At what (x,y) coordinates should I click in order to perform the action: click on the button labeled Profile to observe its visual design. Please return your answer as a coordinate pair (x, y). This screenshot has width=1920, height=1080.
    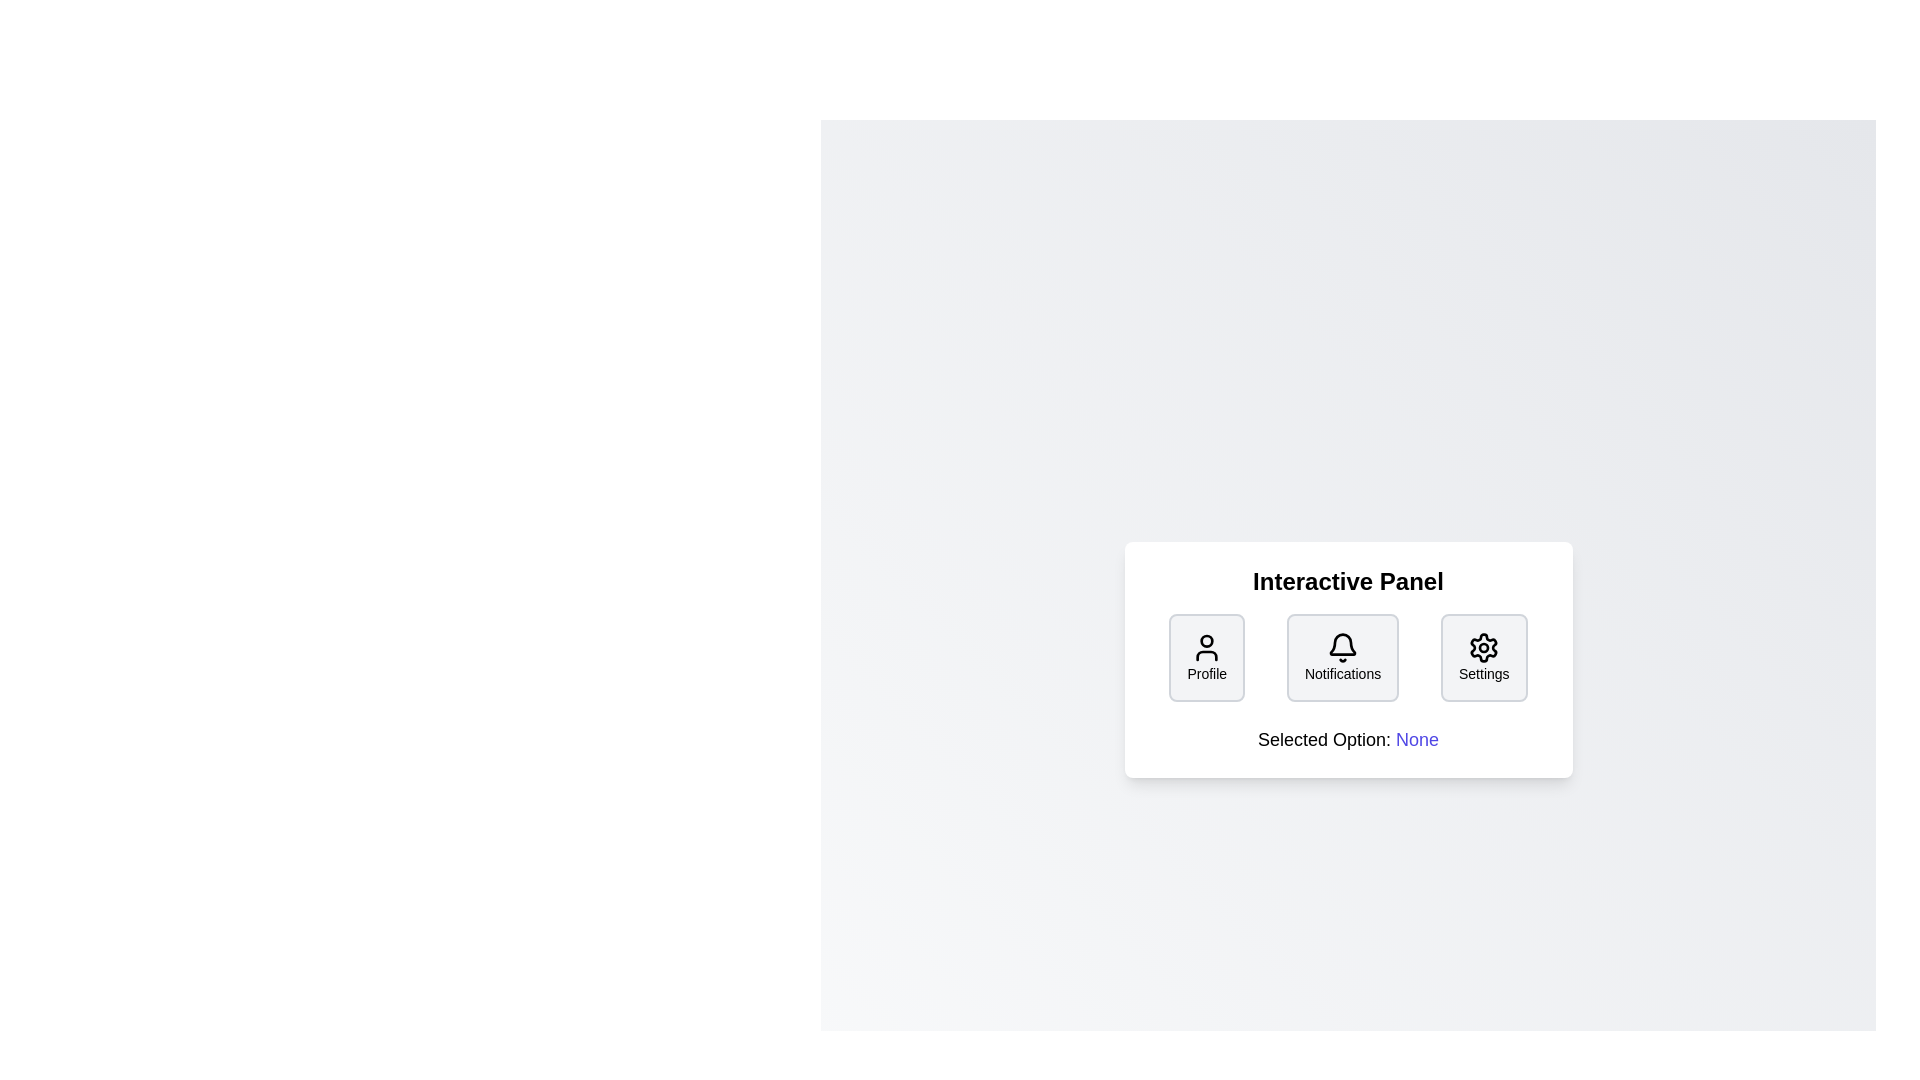
    Looking at the image, I should click on (1206, 658).